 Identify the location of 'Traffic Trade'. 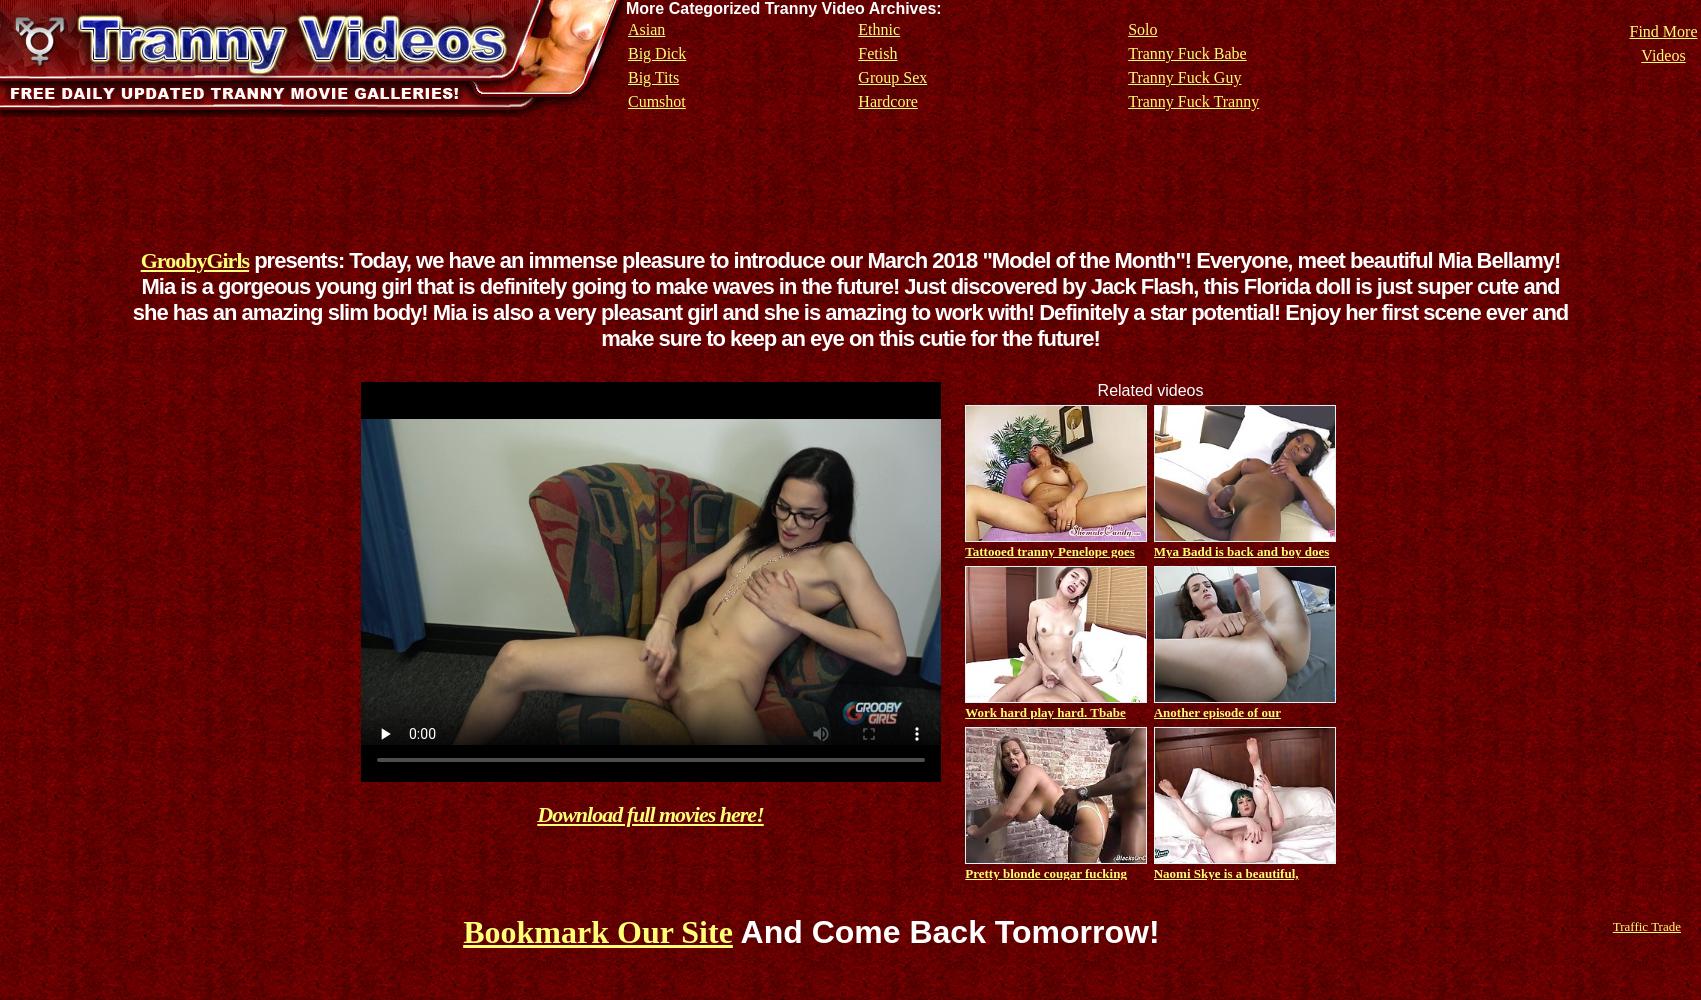
(1611, 926).